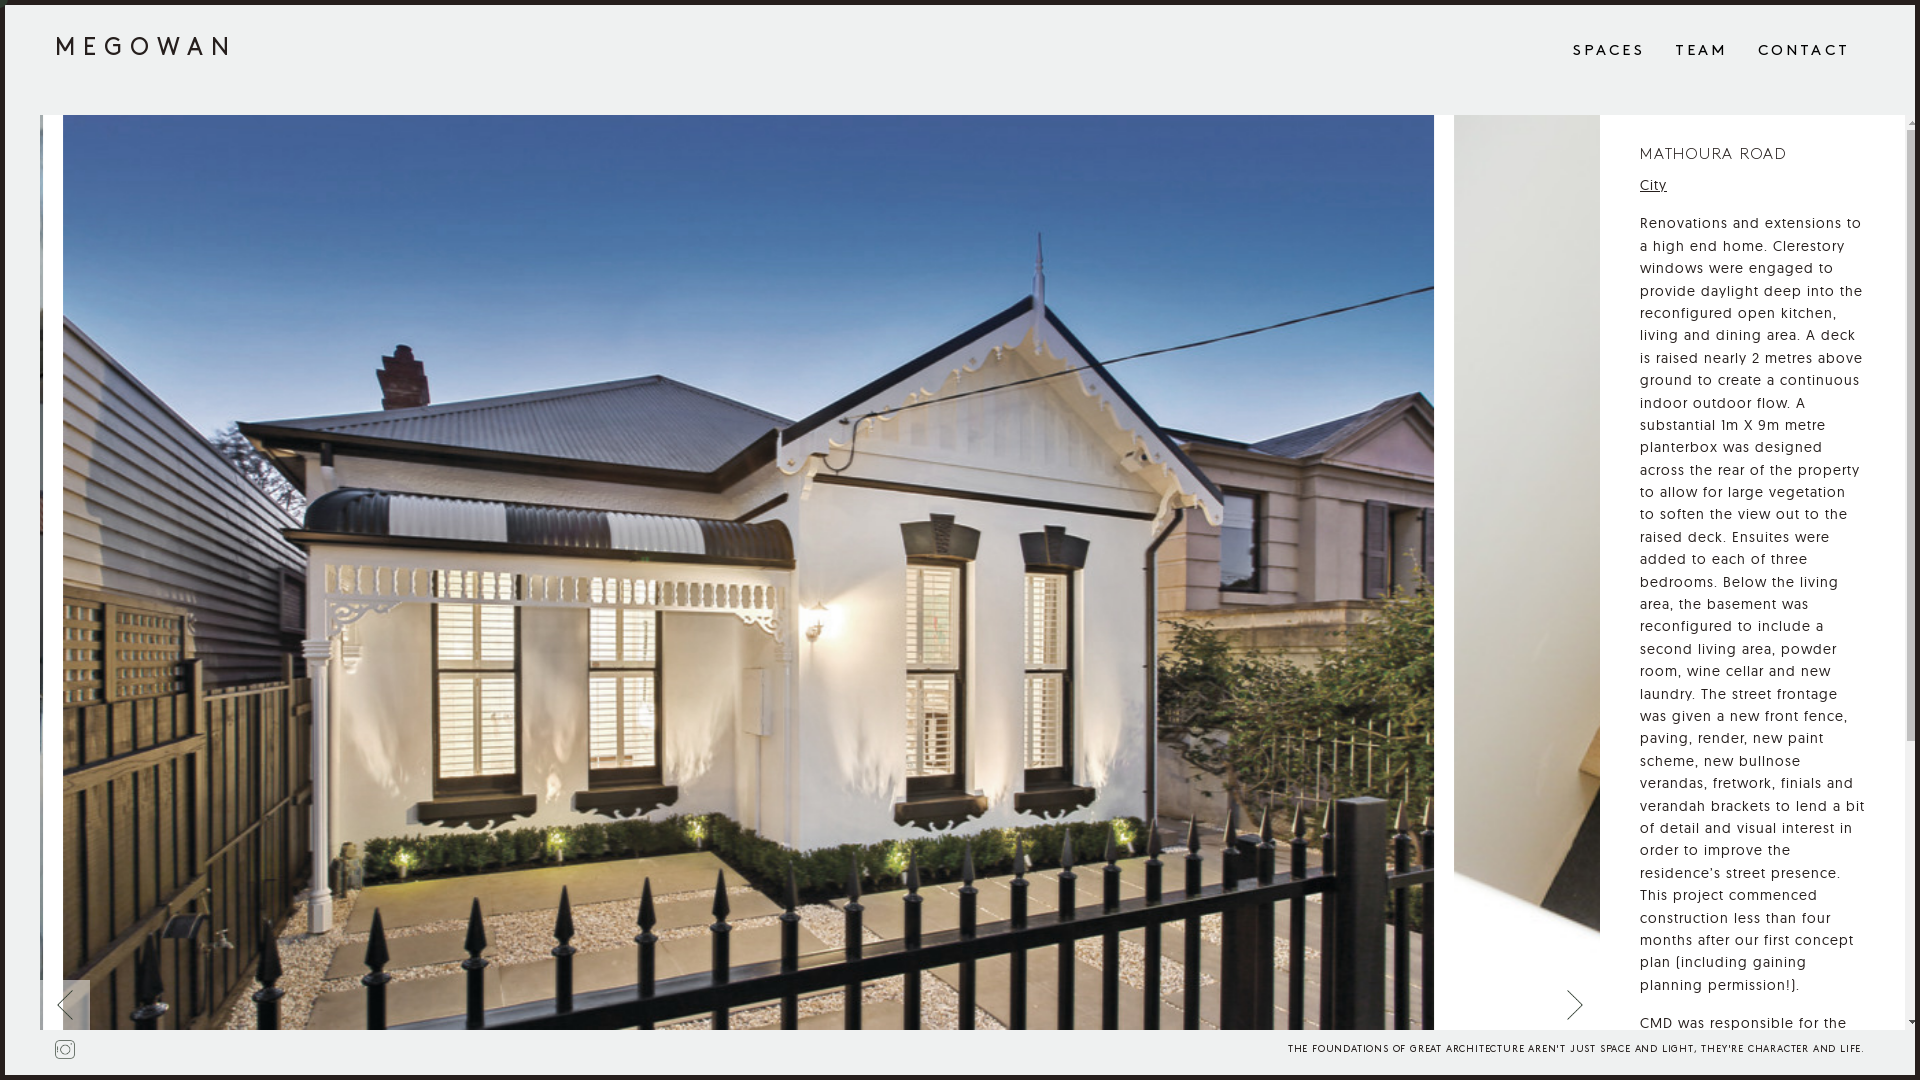 This screenshot has height=1080, width=1920. What do you see at coordinates (144, 46) in the screenshot?
I see `'MEGOWAN'` at bounding box center [144, 46].